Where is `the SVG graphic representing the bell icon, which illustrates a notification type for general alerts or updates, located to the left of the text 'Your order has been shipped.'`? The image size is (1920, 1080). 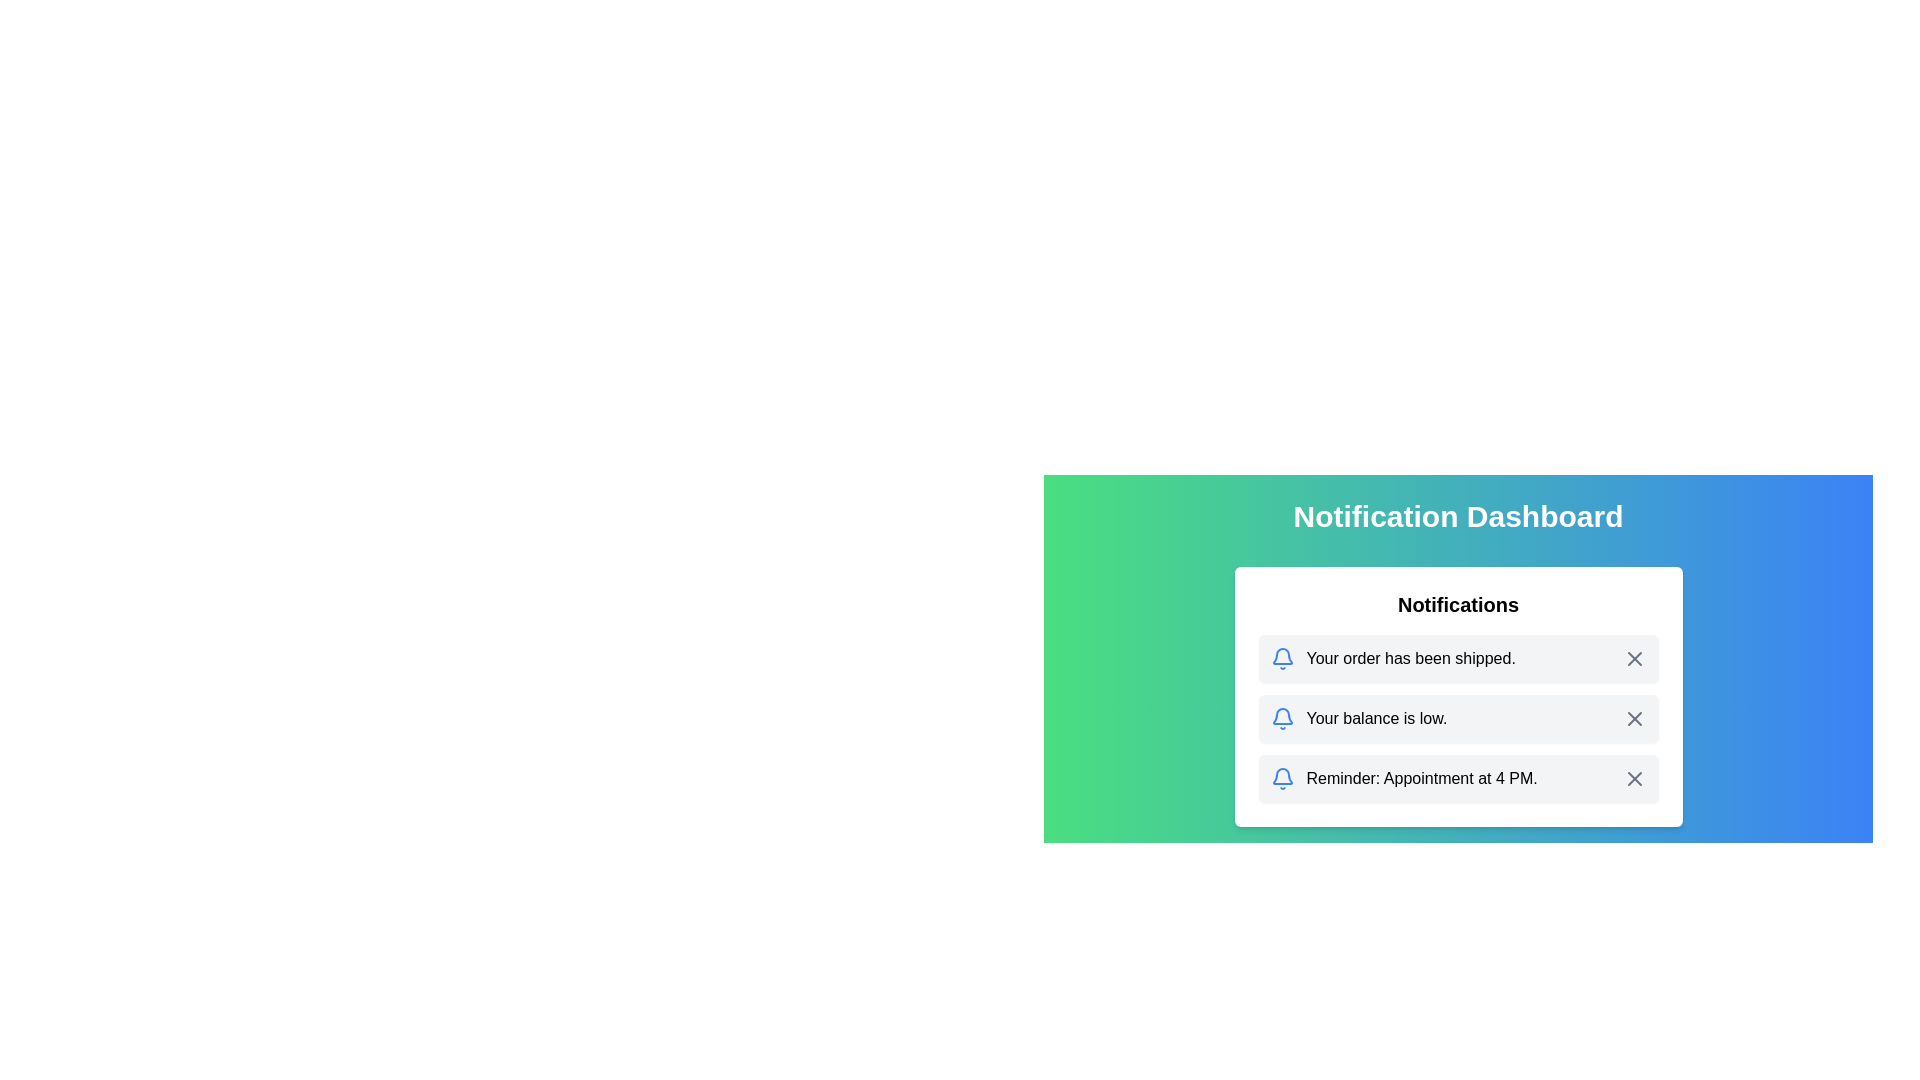 the SVG graphic representing the bell icon, which illustrates a notification type for general alerts or updates, located to the left of the text 'Your order has been shipped.' is located at coordinates (1282, 715).